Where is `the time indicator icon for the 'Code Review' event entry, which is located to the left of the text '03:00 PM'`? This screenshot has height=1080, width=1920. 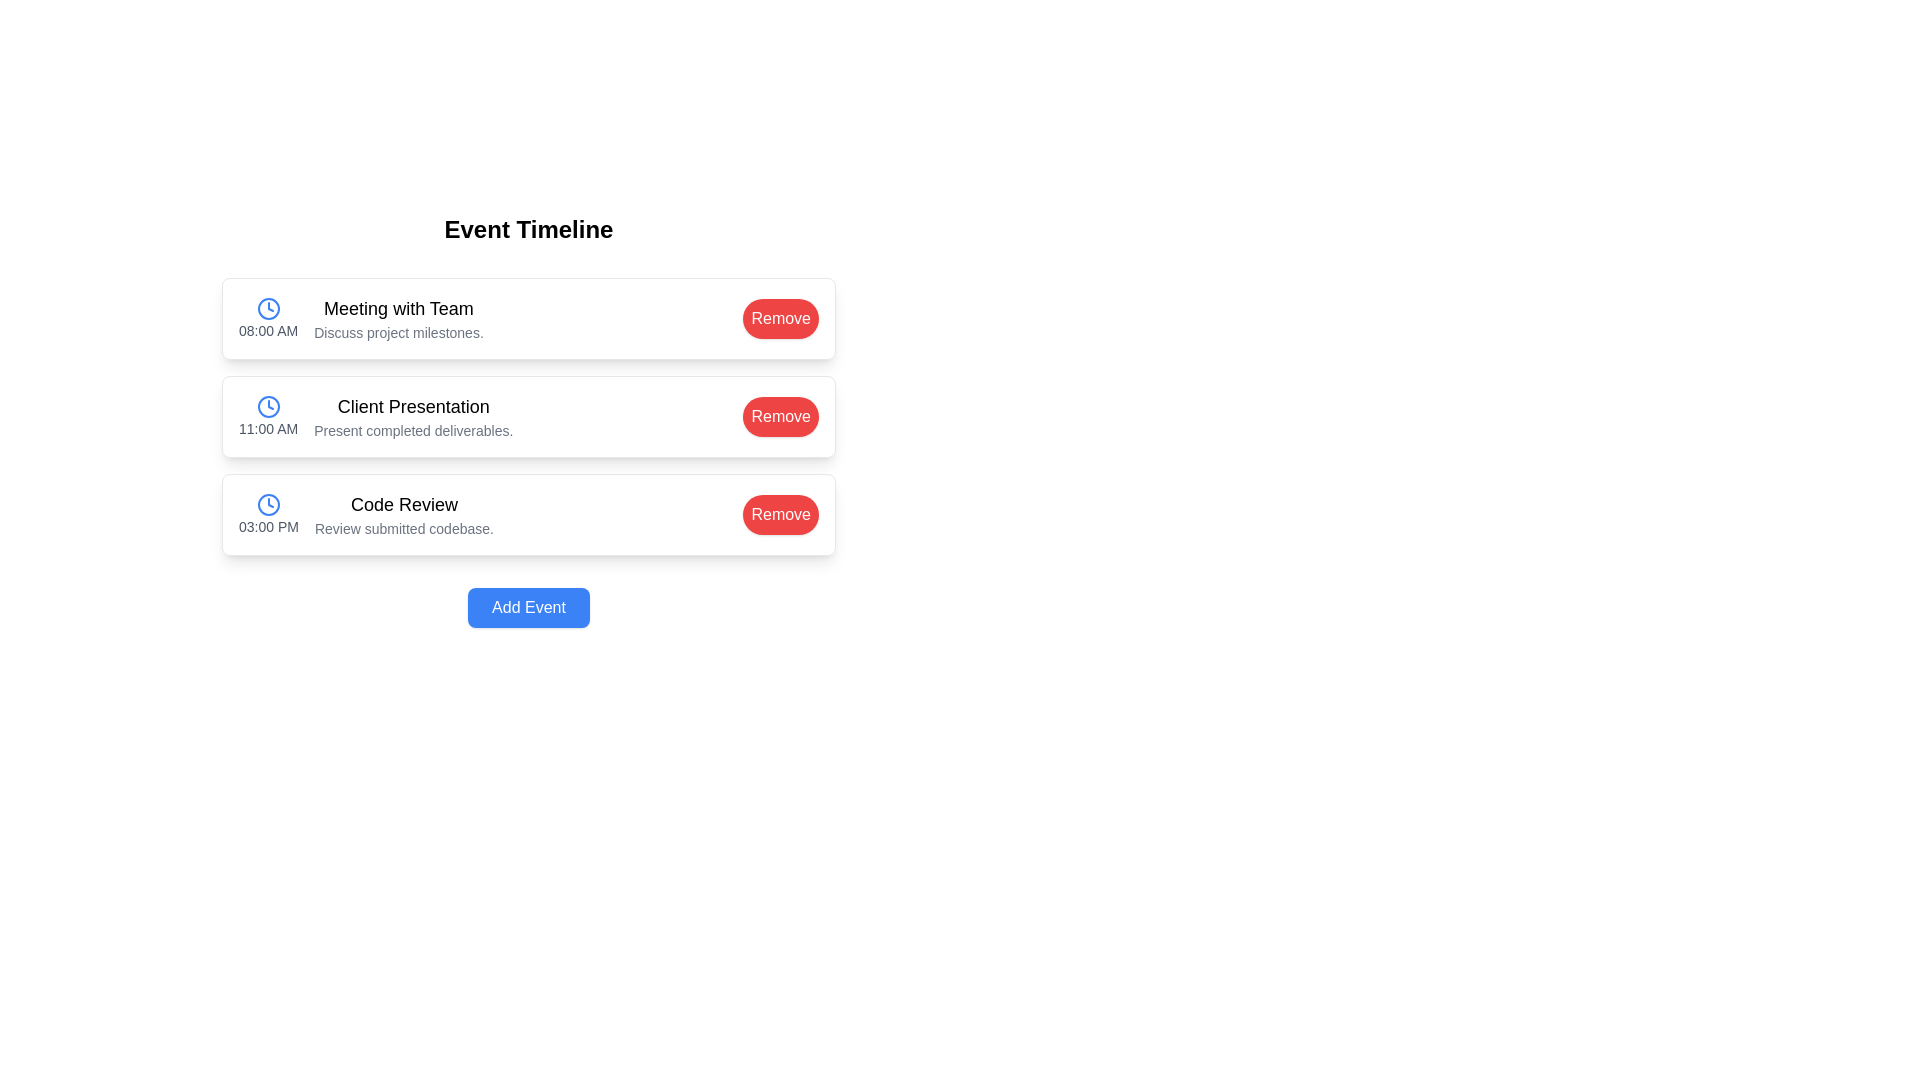
the time indicator icon for the 'Code Review' event entry, which is located to the left of the text '03:00 PM' is located at coordinates (267, 504).